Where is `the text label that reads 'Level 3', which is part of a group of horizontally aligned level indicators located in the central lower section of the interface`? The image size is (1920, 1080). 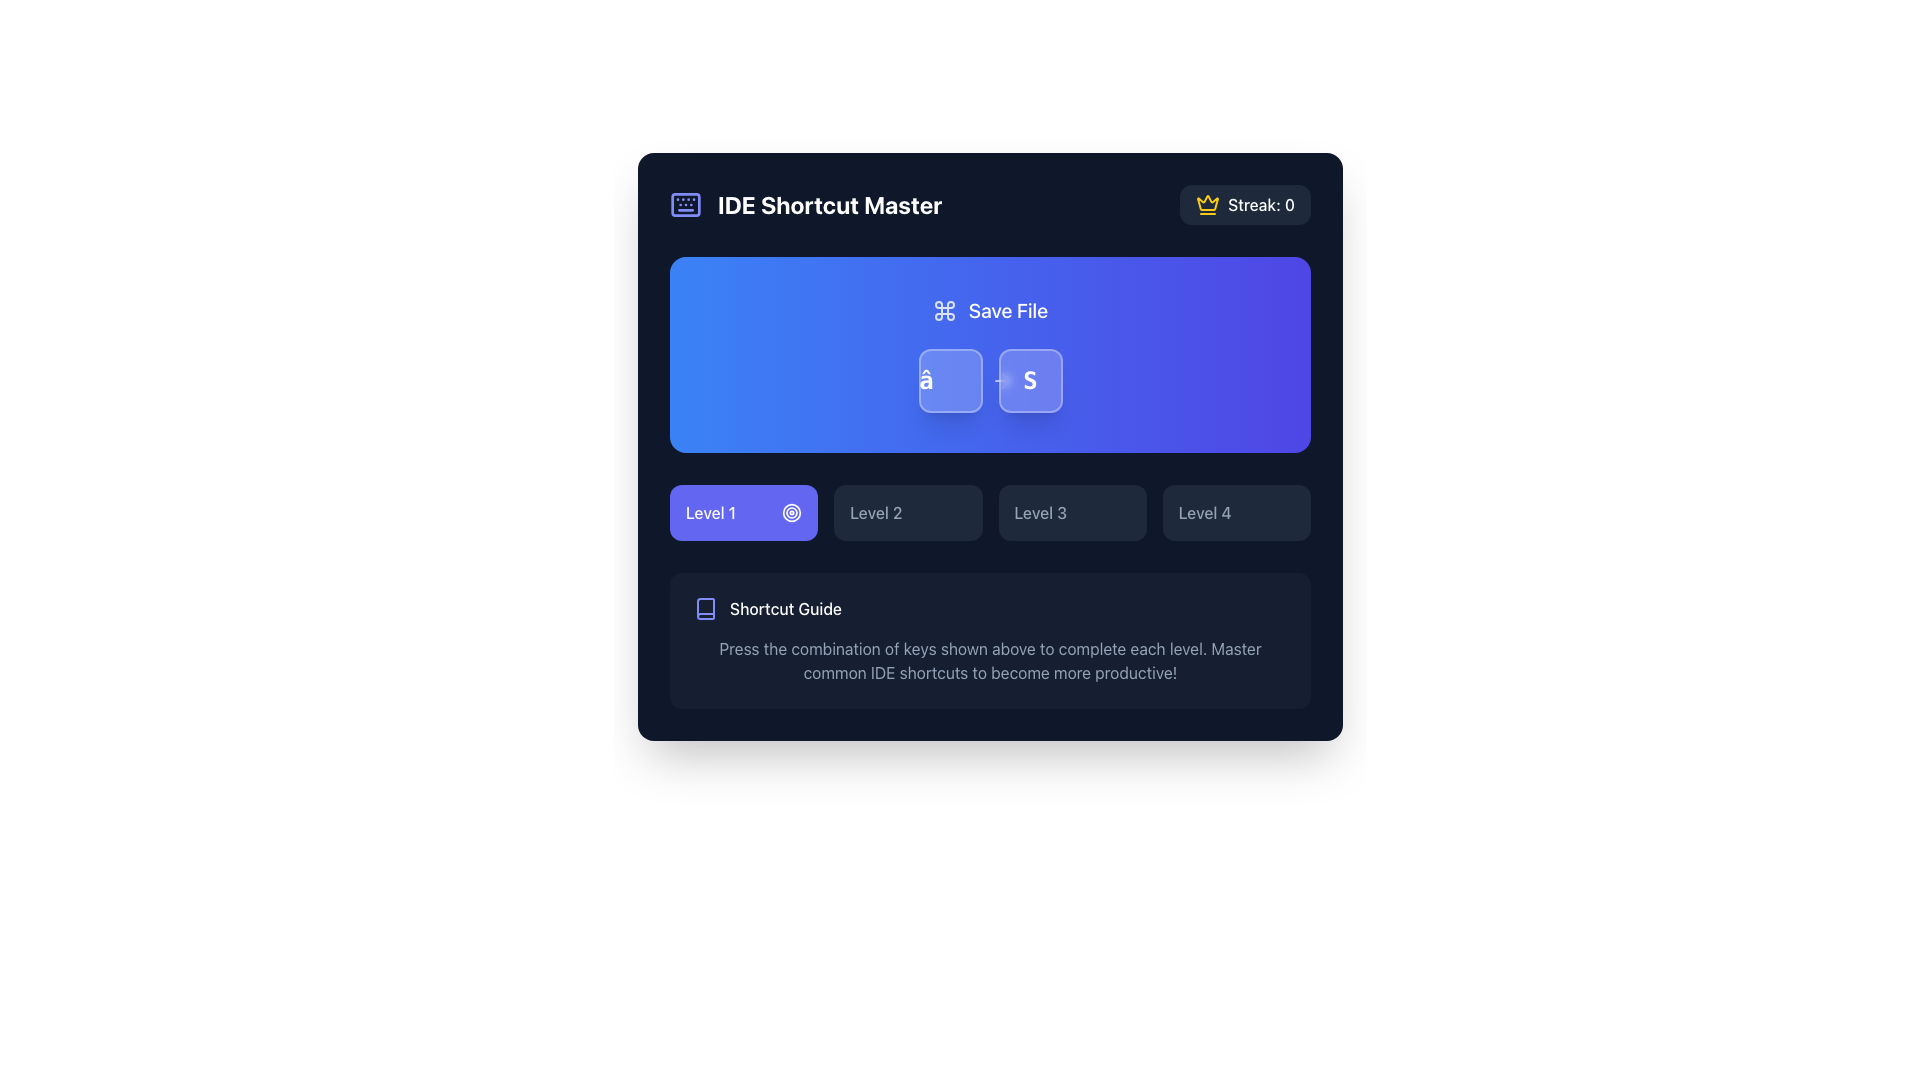 the text label that reads 'Level 3', which is part of a group of horizontally aligned level indicators located in the central lower section of the interface is located at coordinates (1040, 512).